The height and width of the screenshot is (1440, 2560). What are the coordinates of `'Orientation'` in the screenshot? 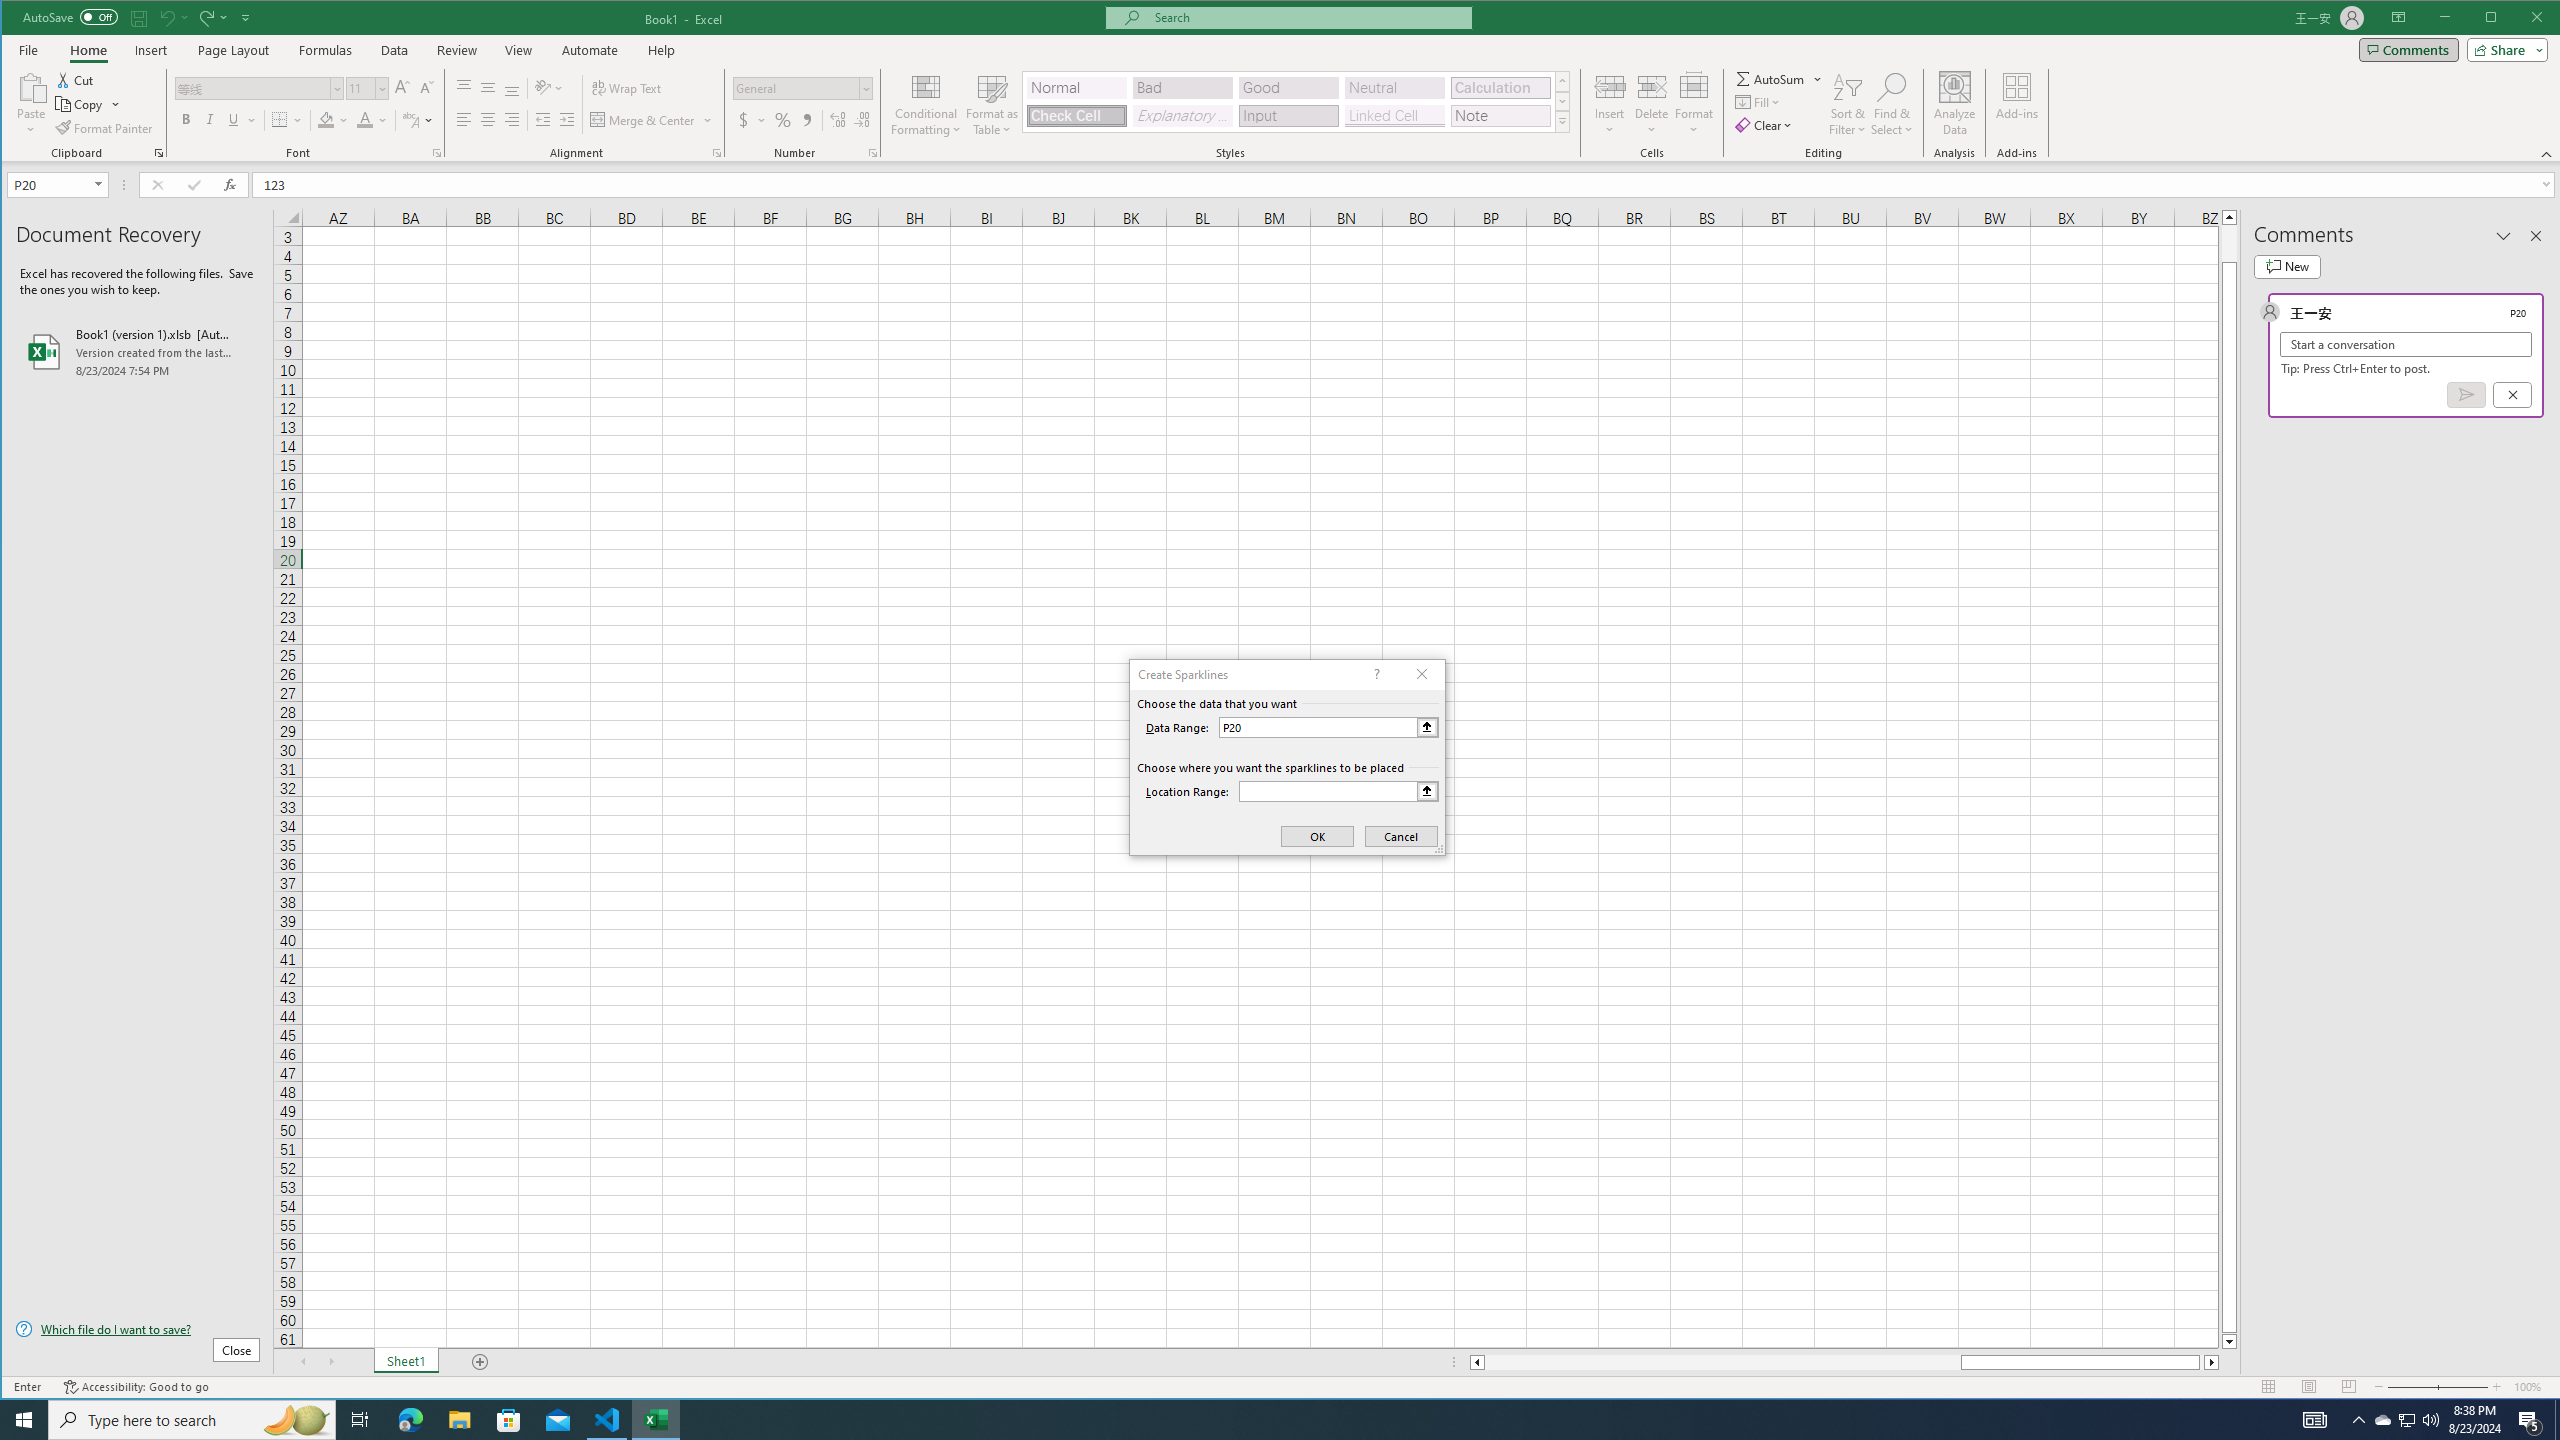 It's located at (550, 87).